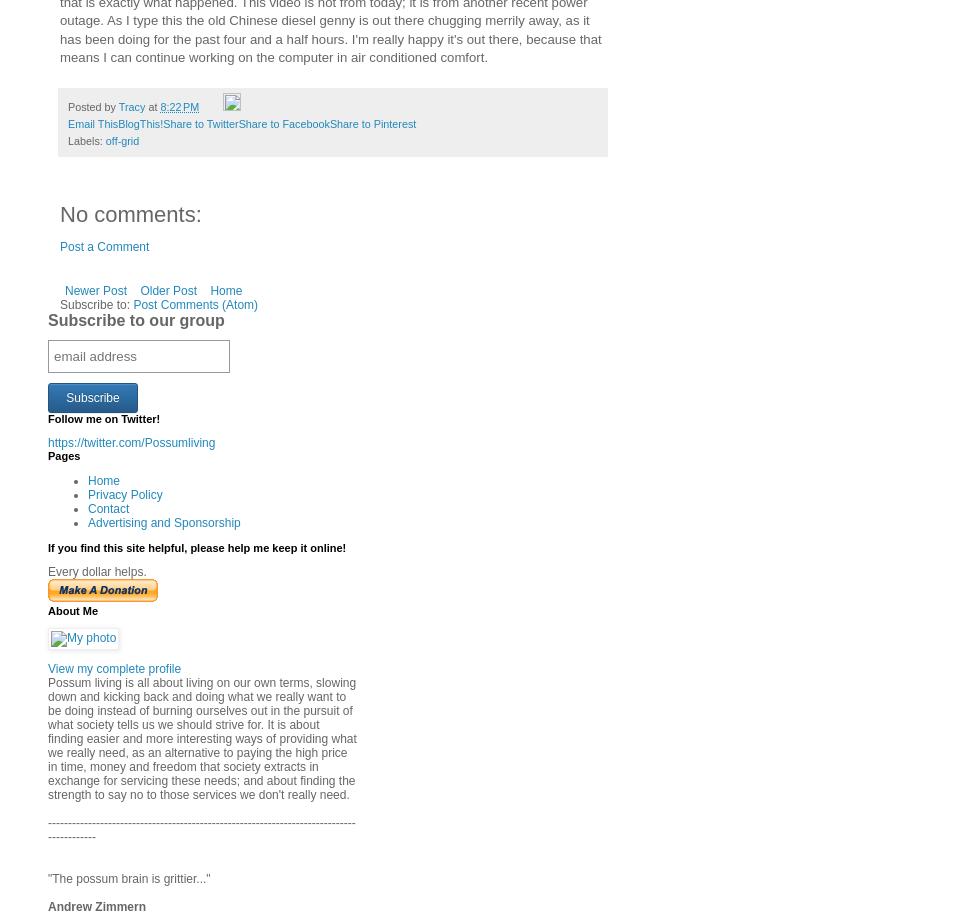 This screenshot has width=968, height=921. What do you see at coordinates (130, 106) in the screenshot?
I see `'Tracy'` at bounding box center [130, 106].